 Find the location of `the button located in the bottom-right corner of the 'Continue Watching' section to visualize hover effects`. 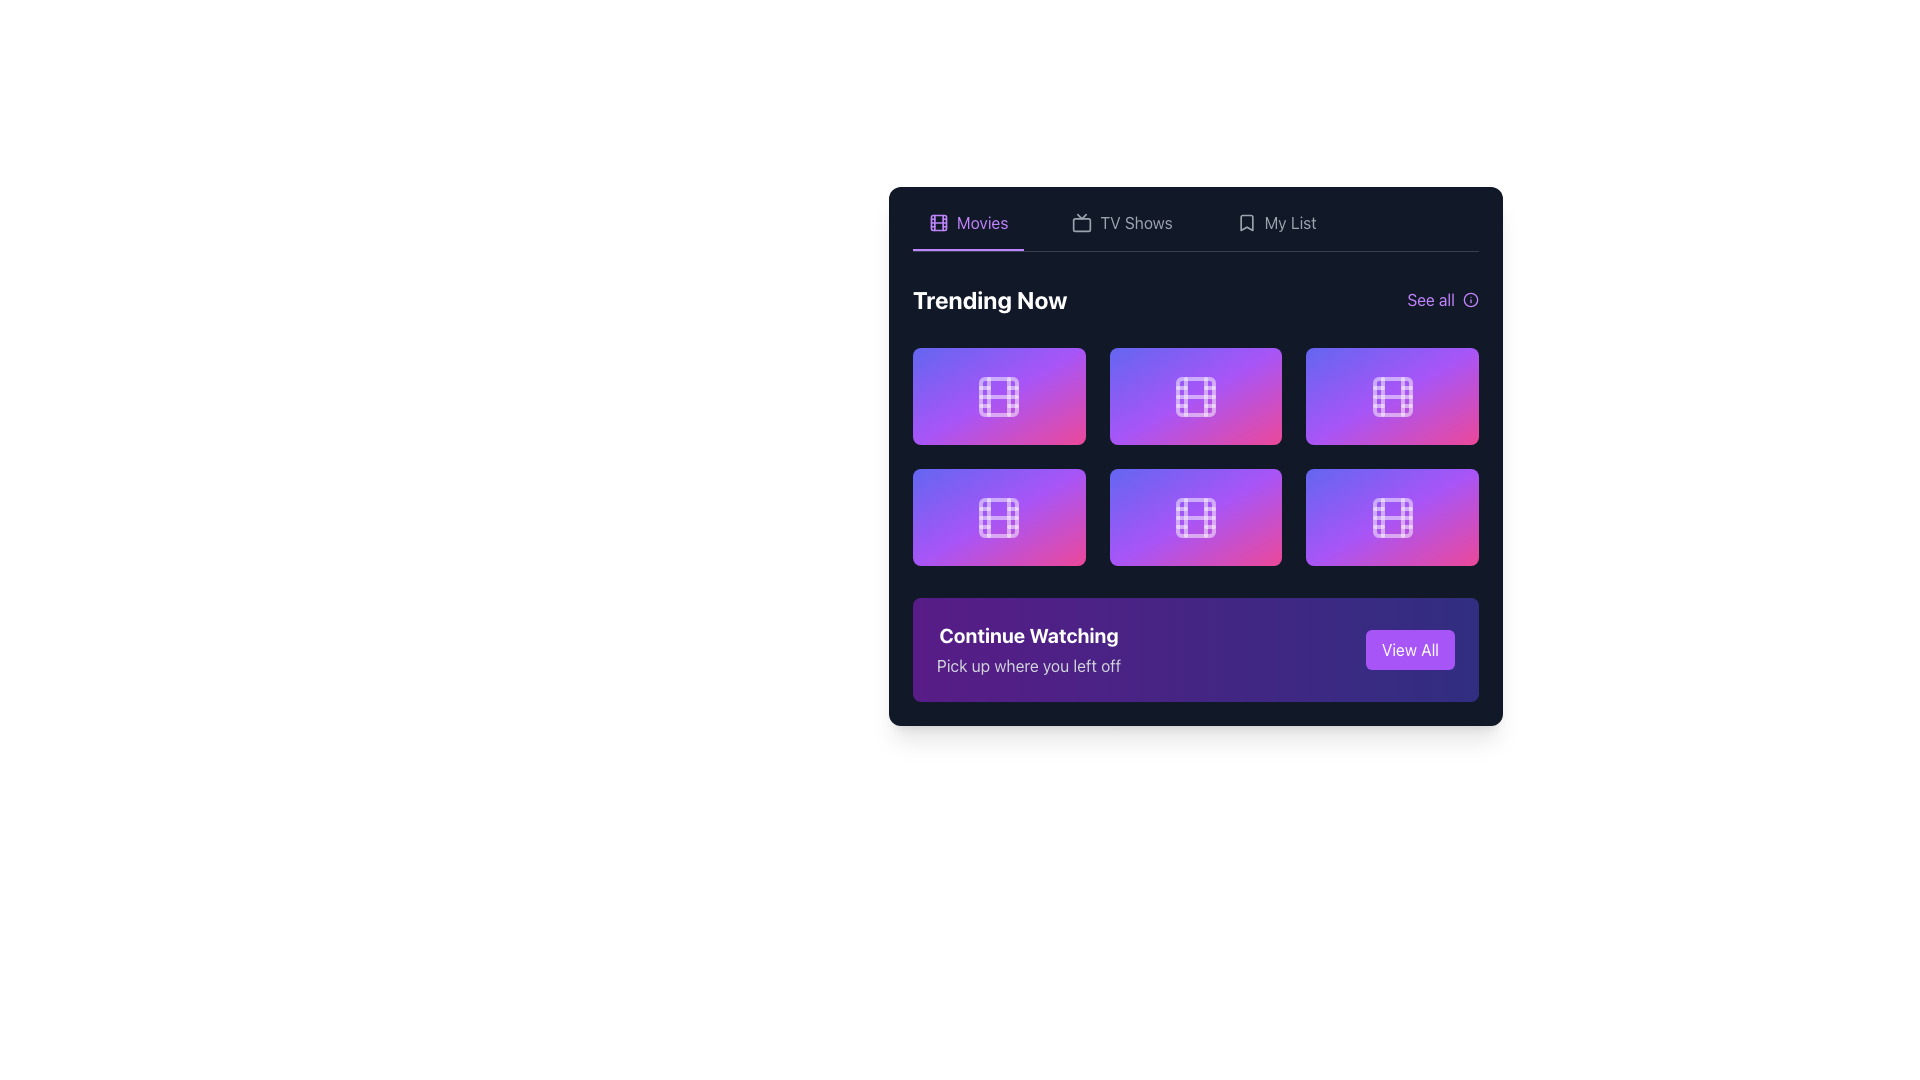

the button located in the bottom-right corner of the 'Continue Watching' section to visualize hover effects is located at coordinates (1409, 650).